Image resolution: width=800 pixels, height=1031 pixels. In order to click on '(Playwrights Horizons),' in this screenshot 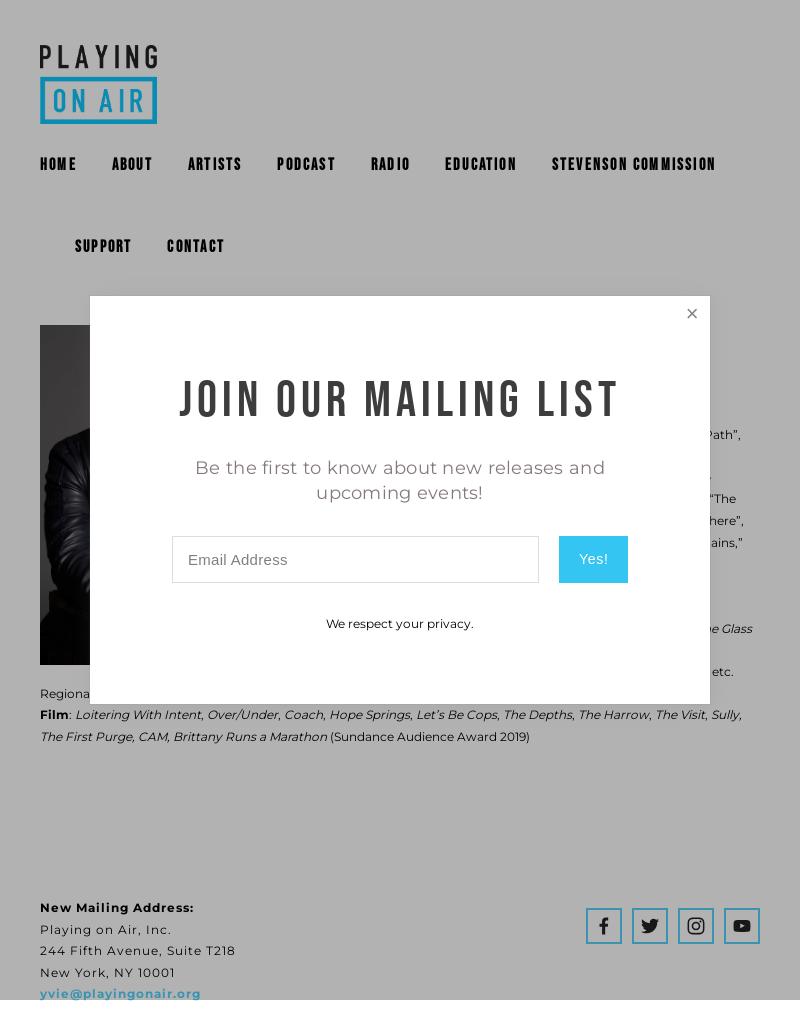, I will do `click(499, 627)`.